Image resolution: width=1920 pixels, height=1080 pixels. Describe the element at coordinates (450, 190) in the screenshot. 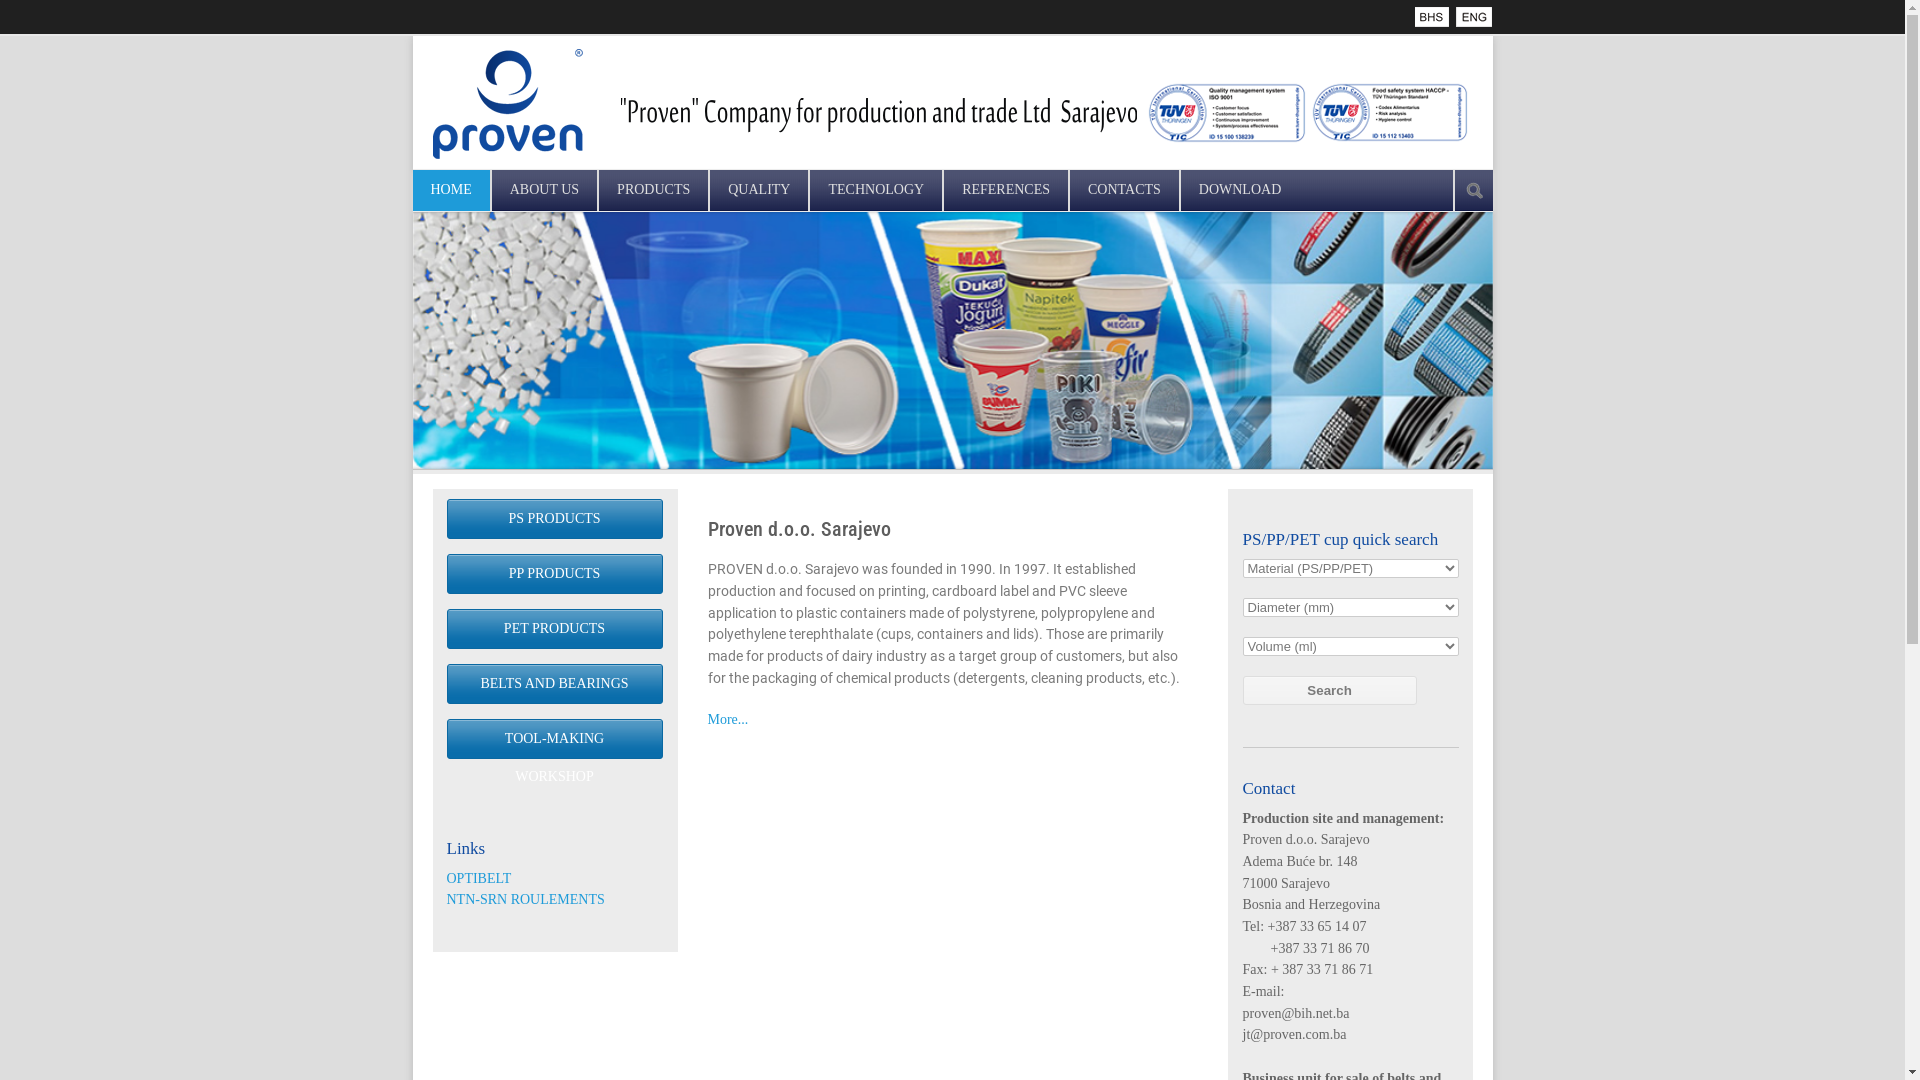

I see `'HOME'` at that location.